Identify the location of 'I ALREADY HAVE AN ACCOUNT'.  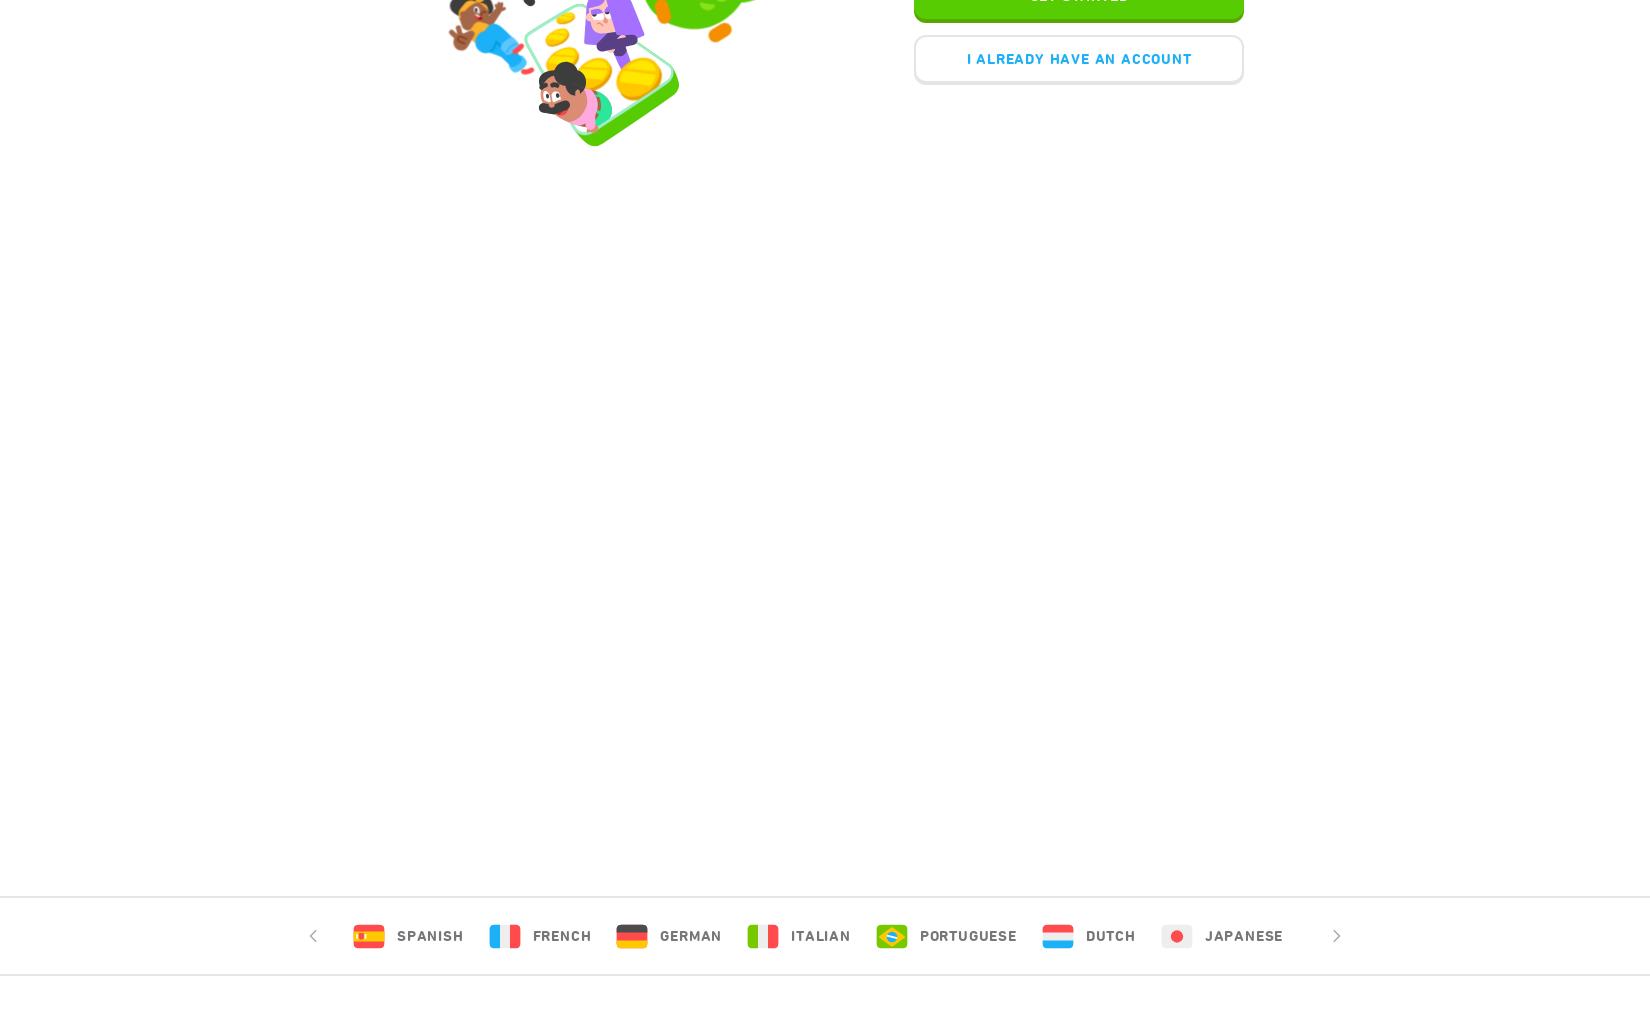
(1078, 57).